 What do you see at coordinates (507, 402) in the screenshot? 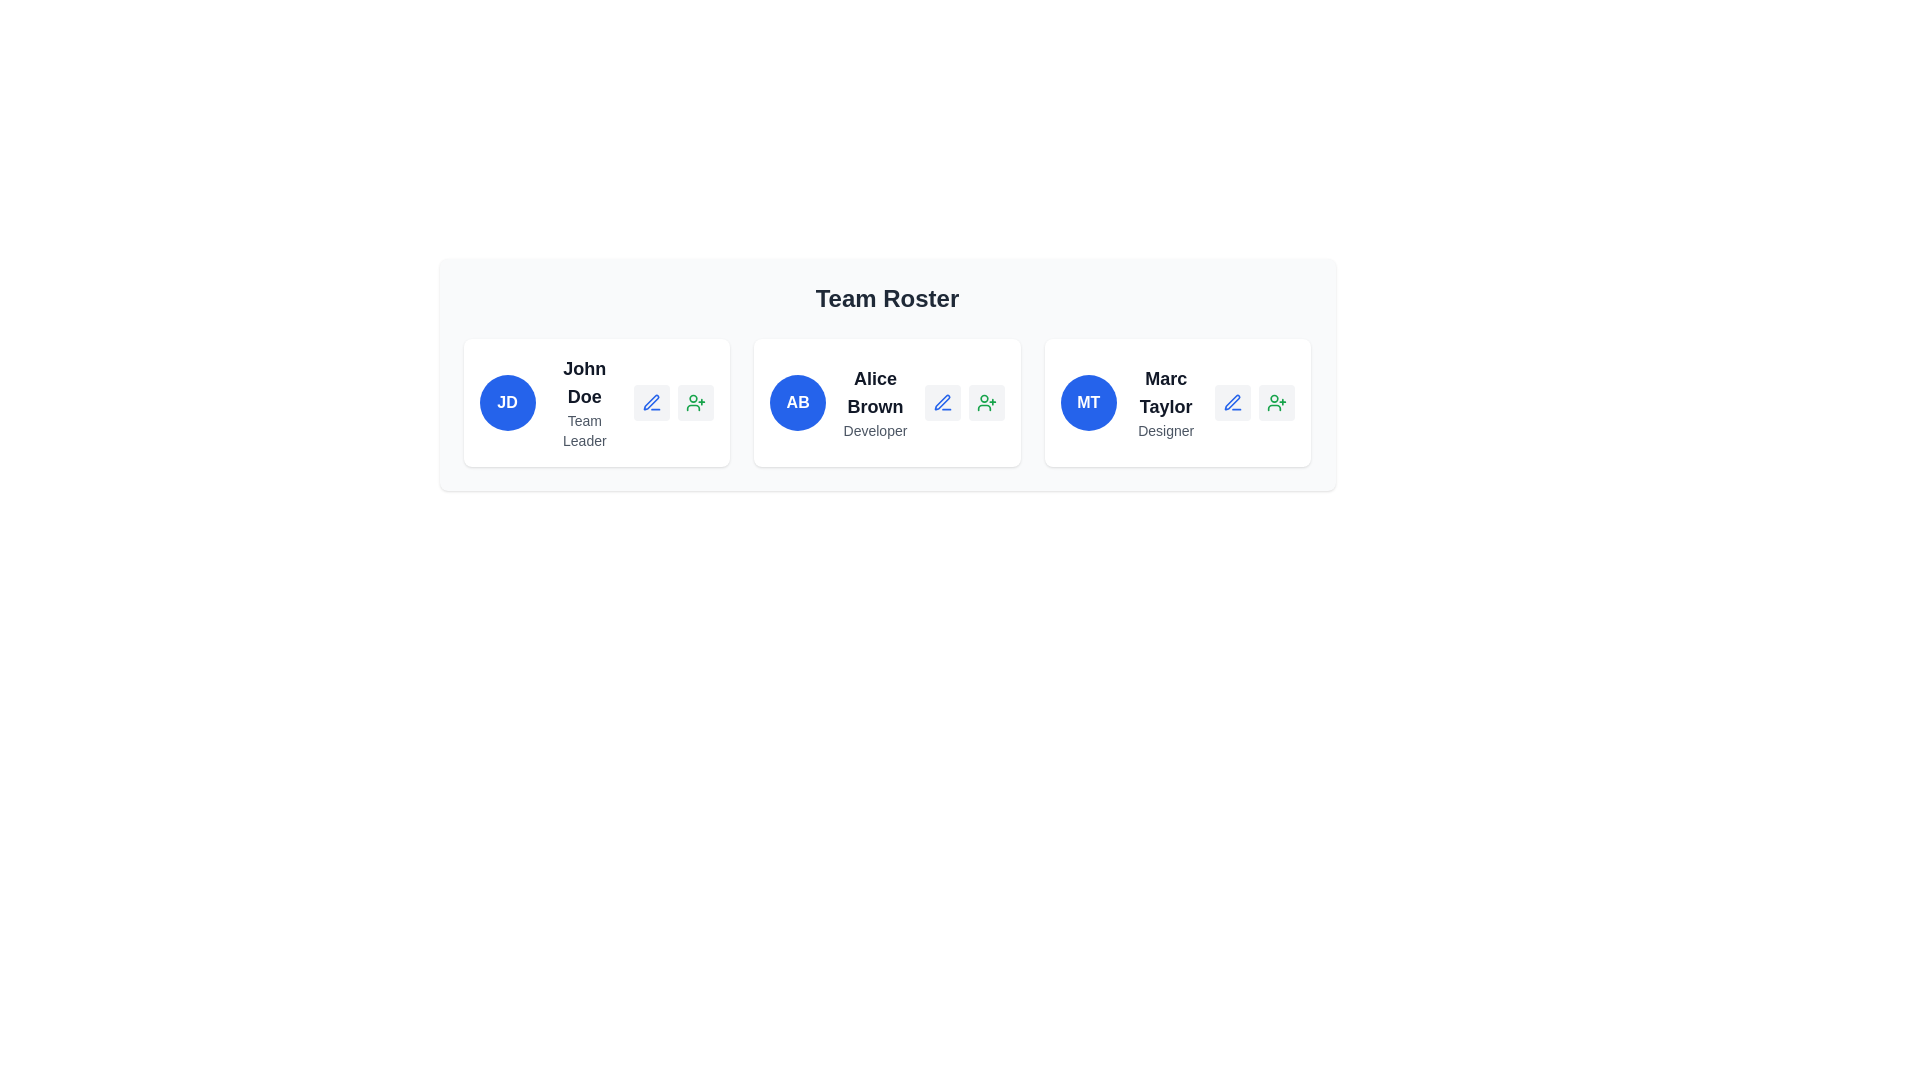
I see `the Avatar badge with the blue background and 'JD' letters, located in the first card of the team roster section` at bounding box center [507, 402].